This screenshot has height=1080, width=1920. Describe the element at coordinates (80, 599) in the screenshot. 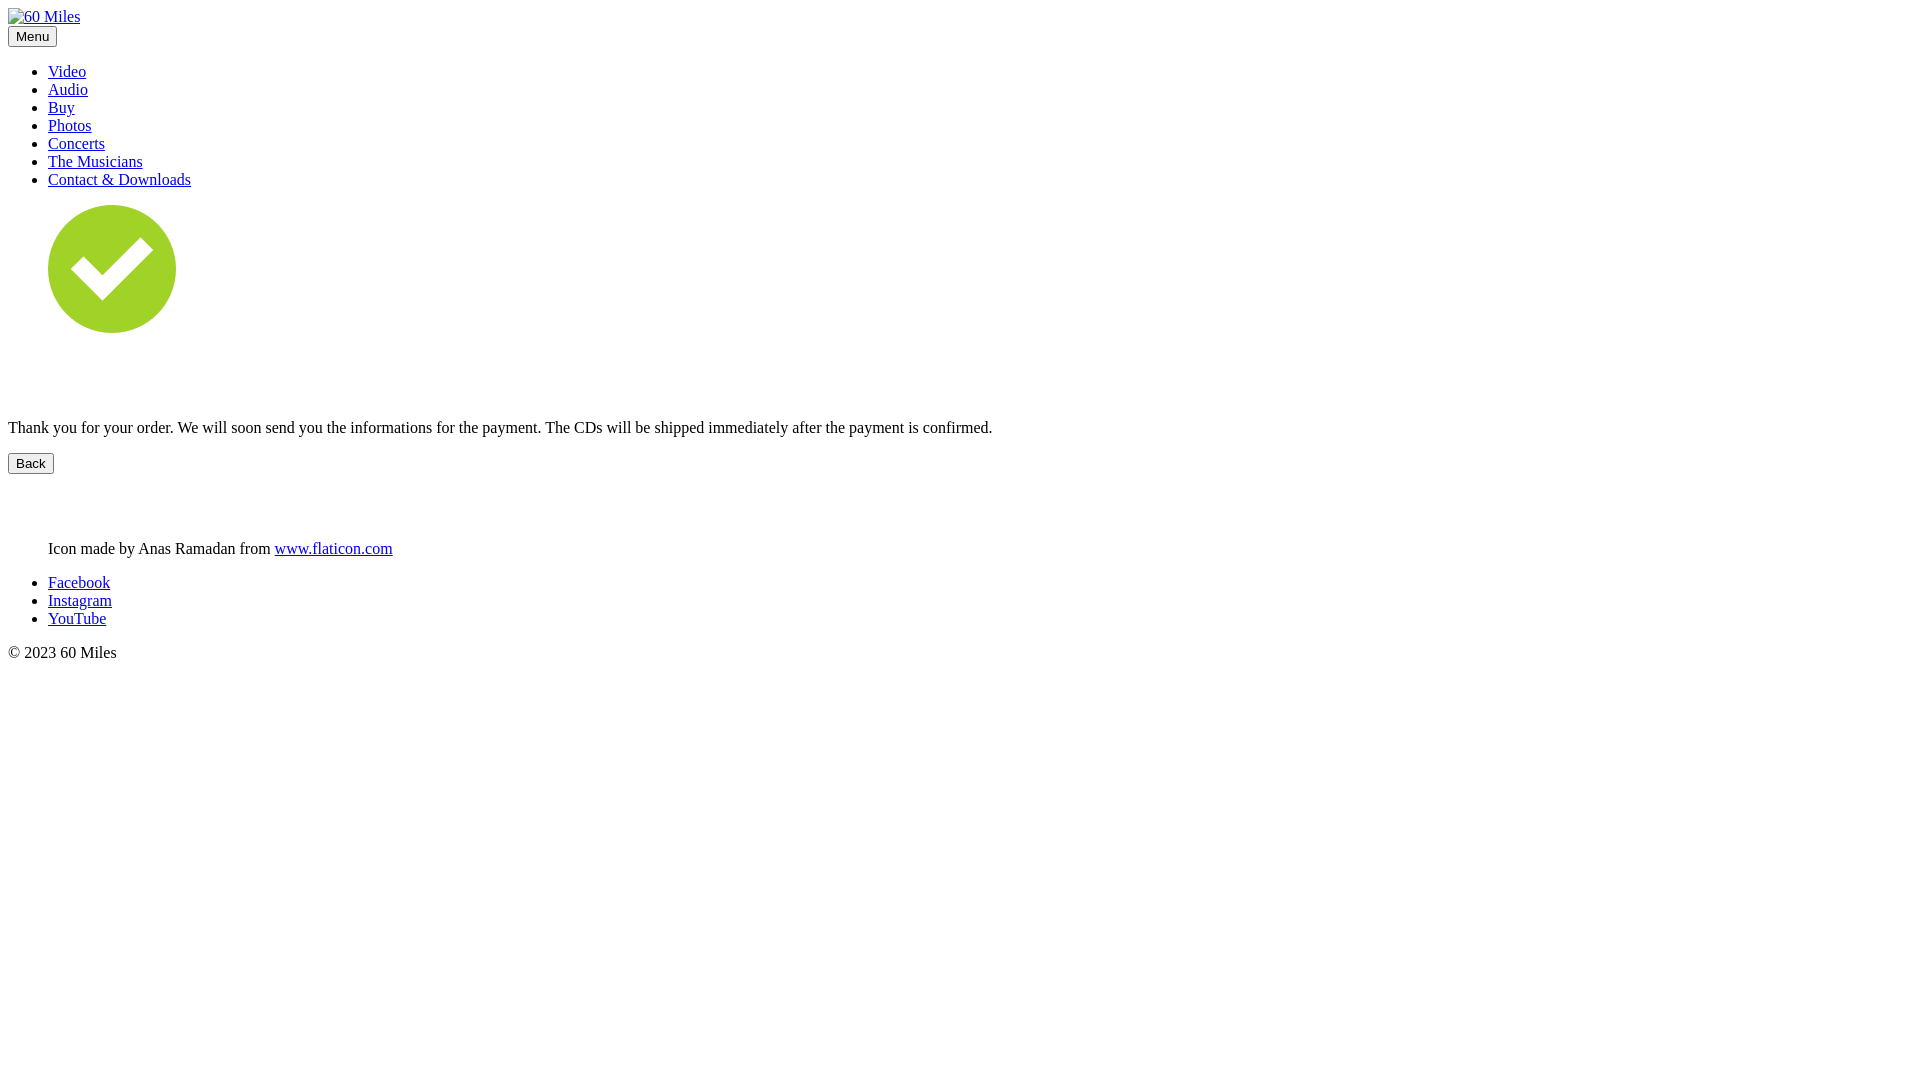

I see `'Instagram'` at that location.